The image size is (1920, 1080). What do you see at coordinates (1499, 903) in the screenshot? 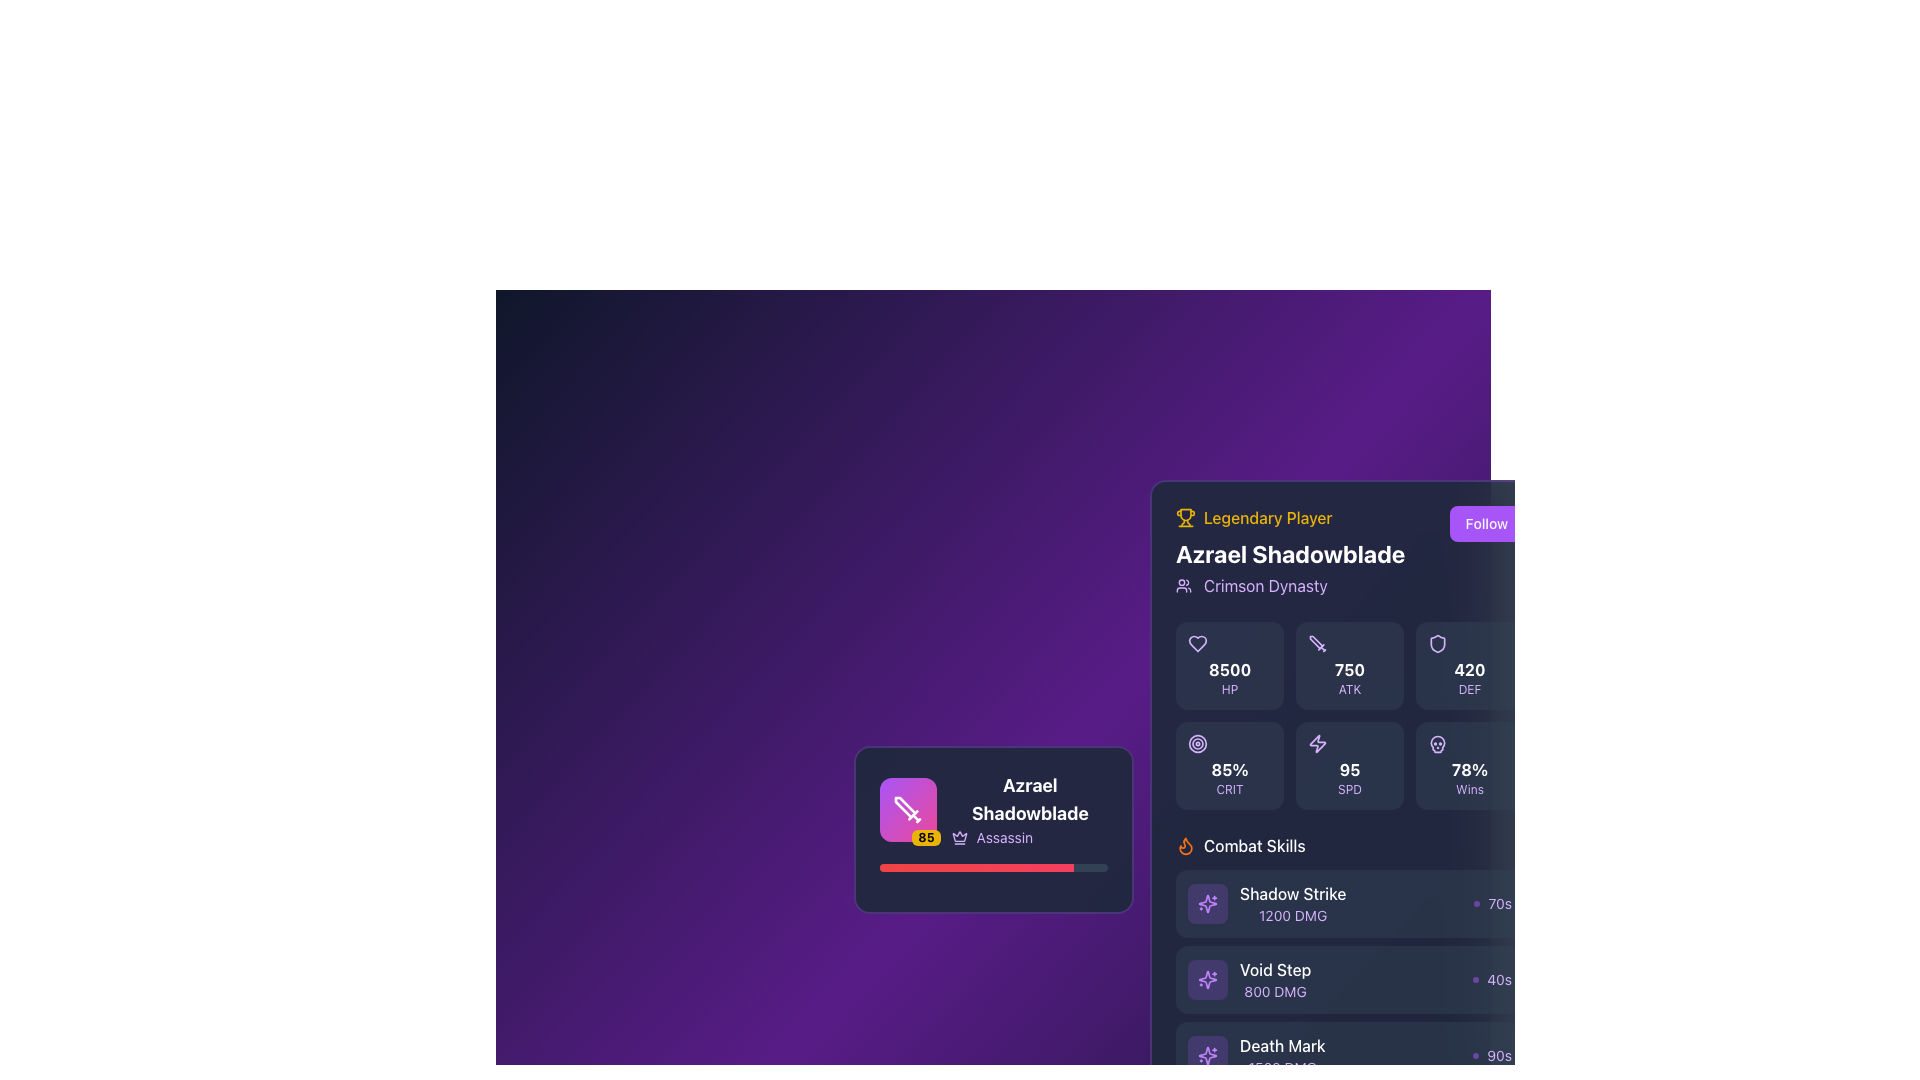
I see `the text label displaying the timer or cooldown duration for the 'Shadow Strike' skill, located in the 'Combat Skills' section to the right of the animated pulsing dot` at bounding box center [1499, 903].